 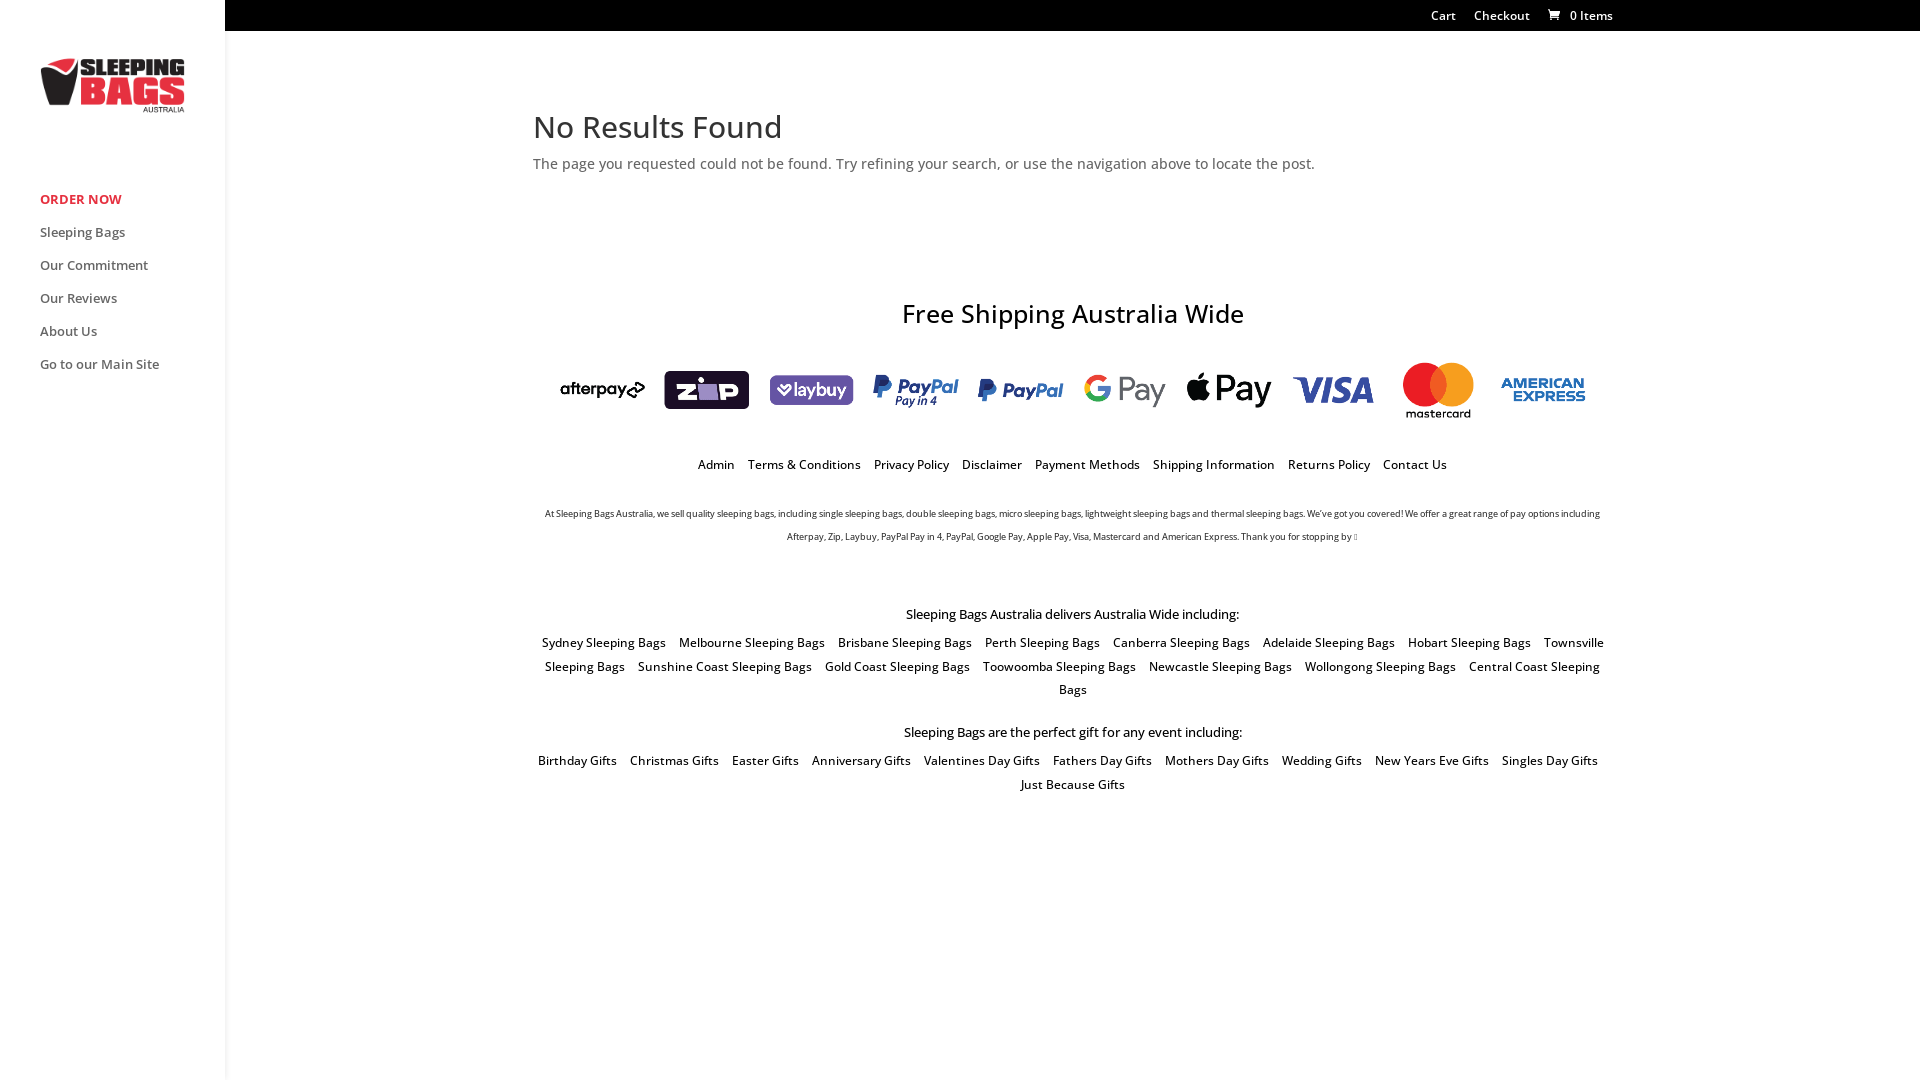 What do you see at coordinates (1070, 783) in the screenshot?
I see `'Just Because Gifts'` at bounding box center [1070, 783].